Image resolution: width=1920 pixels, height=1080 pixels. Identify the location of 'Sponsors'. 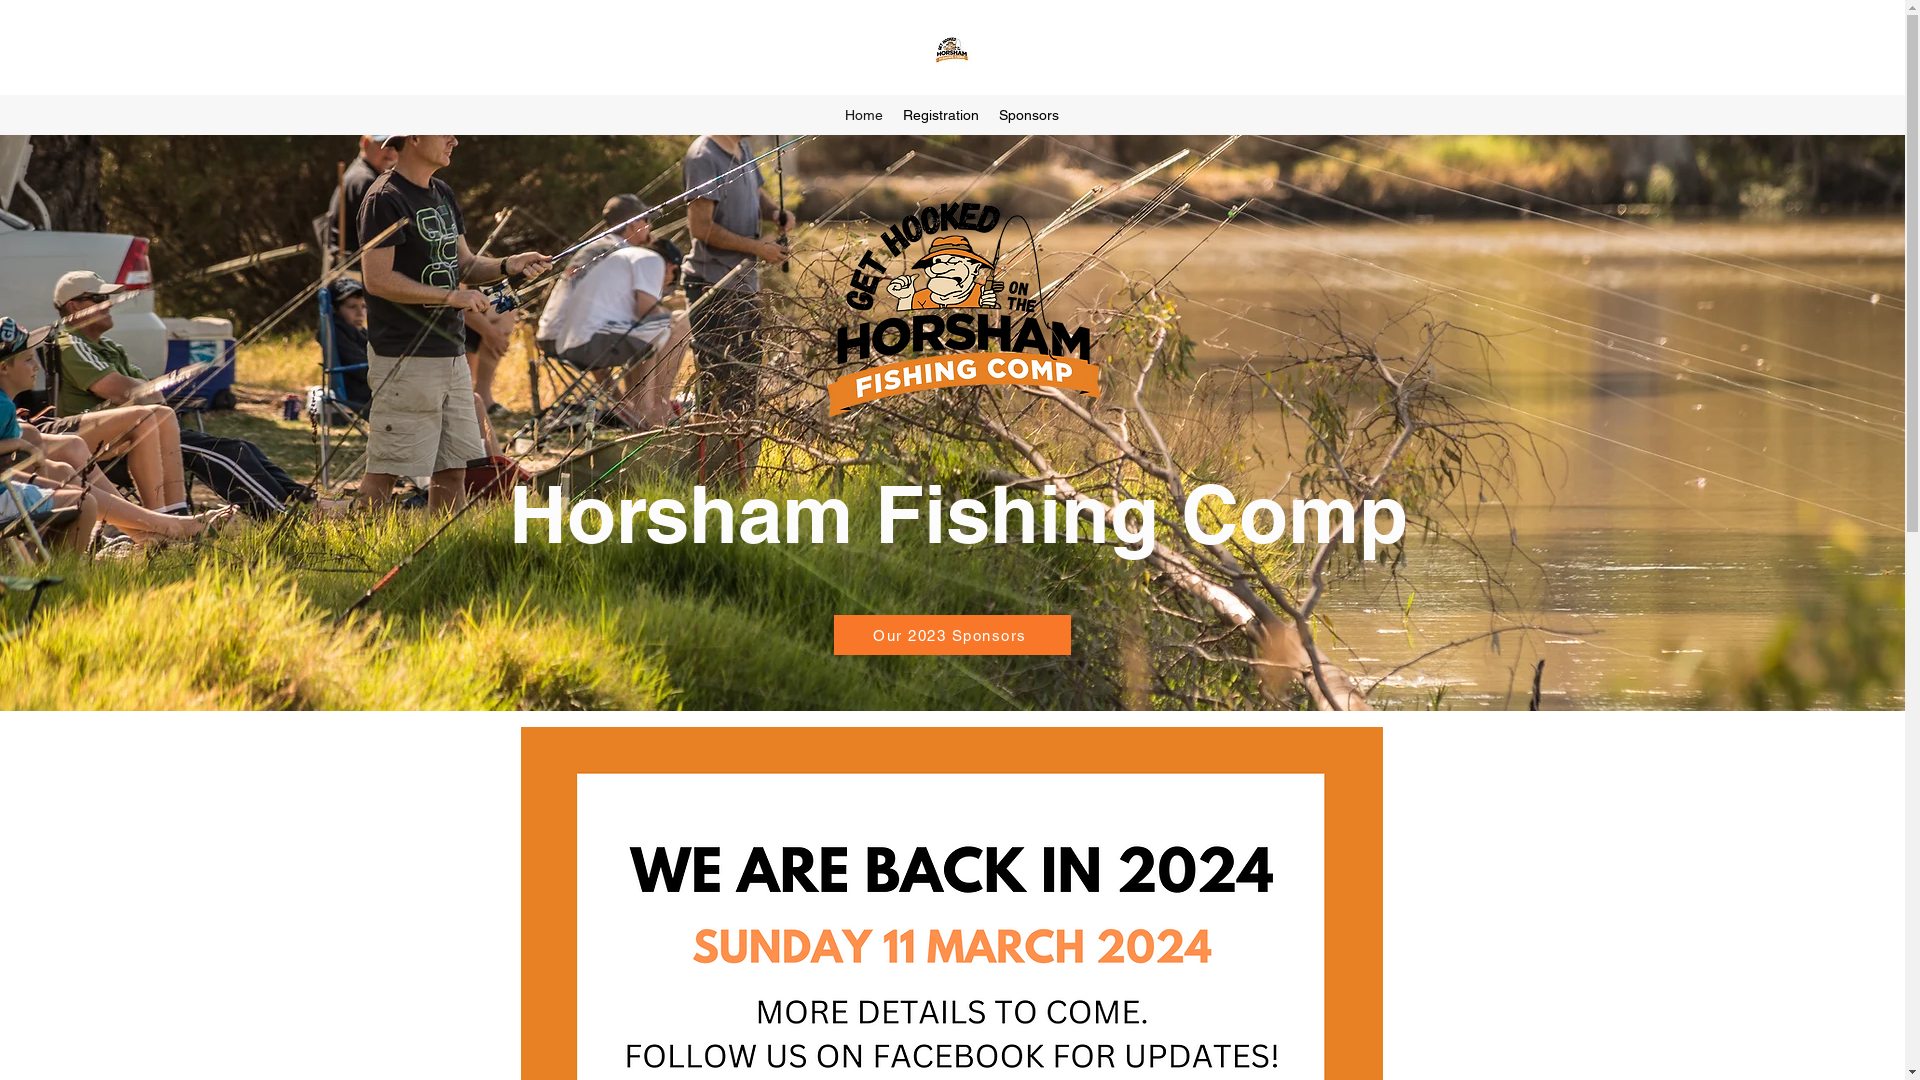
(1028, 115).